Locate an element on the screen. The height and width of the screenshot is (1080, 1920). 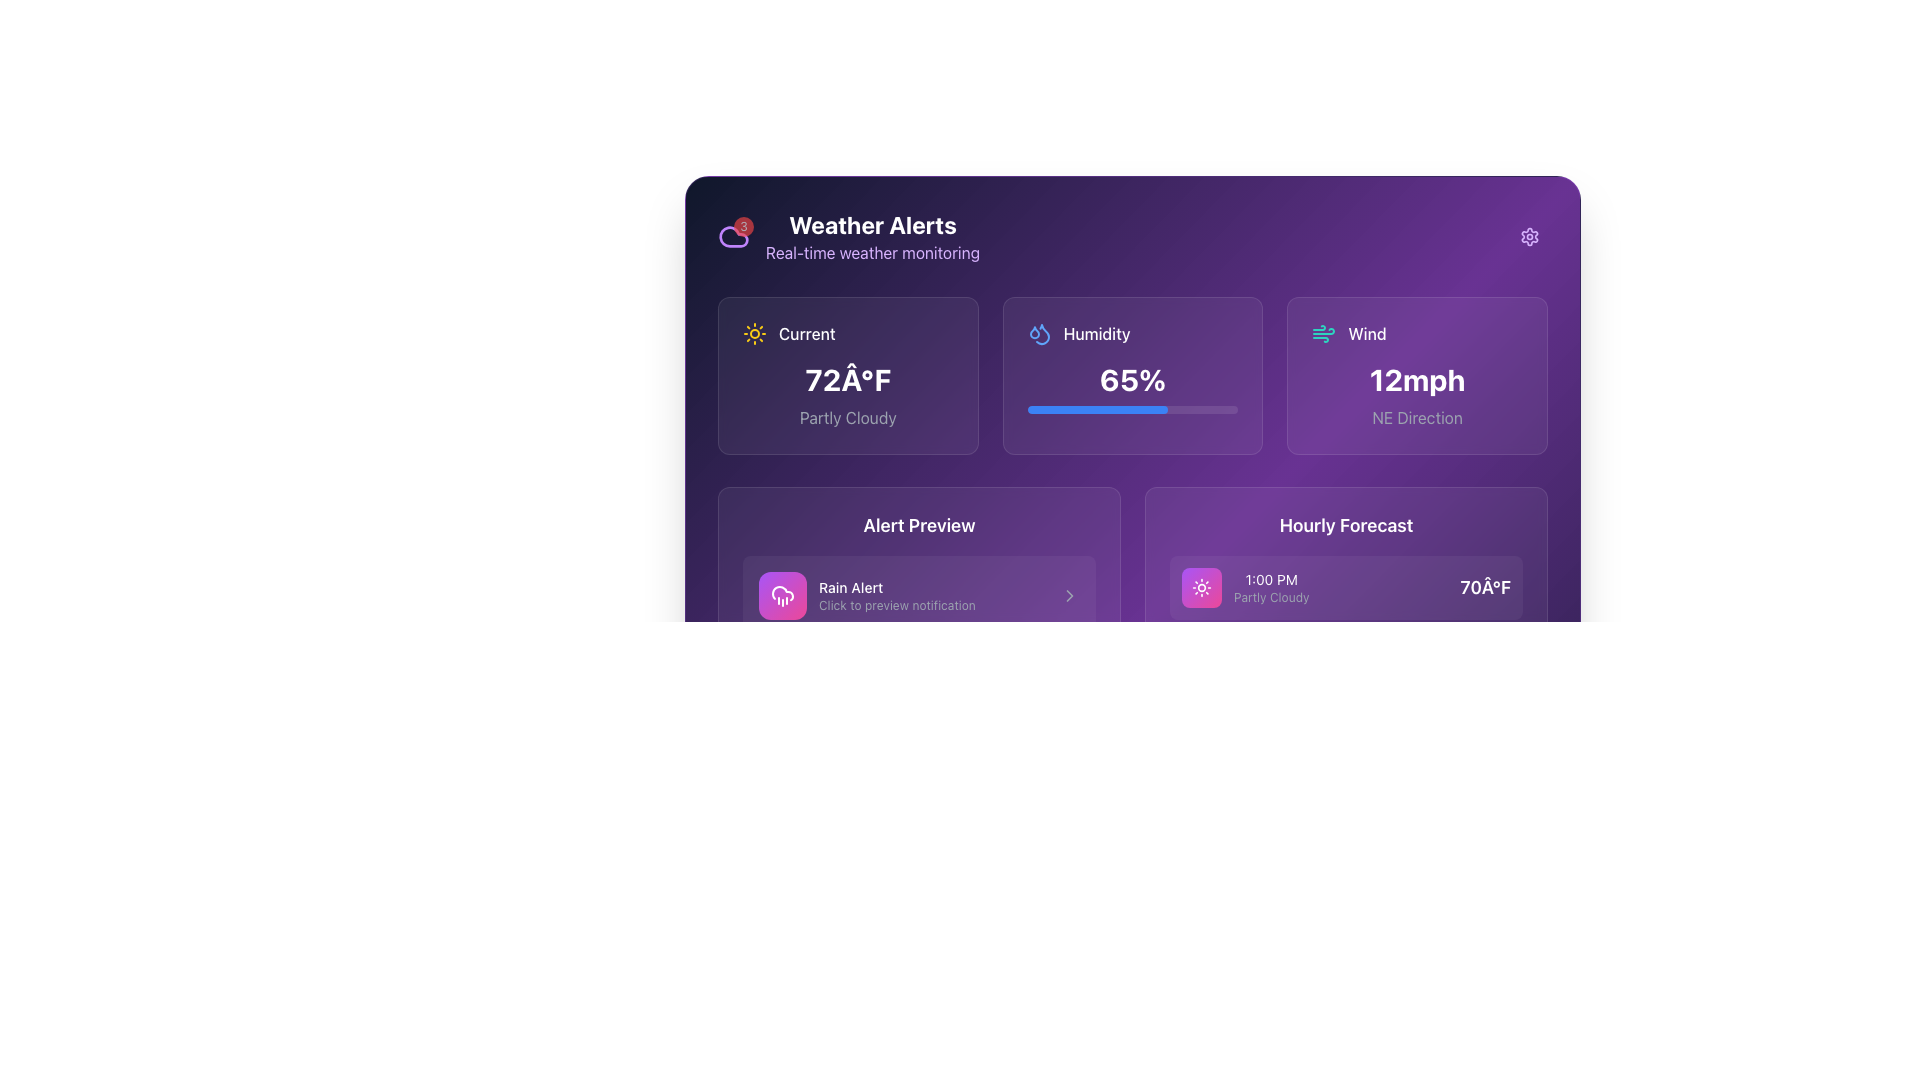
the Cloud Symbol icon located in the top-left corner of the interface, above the 'Weather Alerts' header is located at coordinates (733, 235).